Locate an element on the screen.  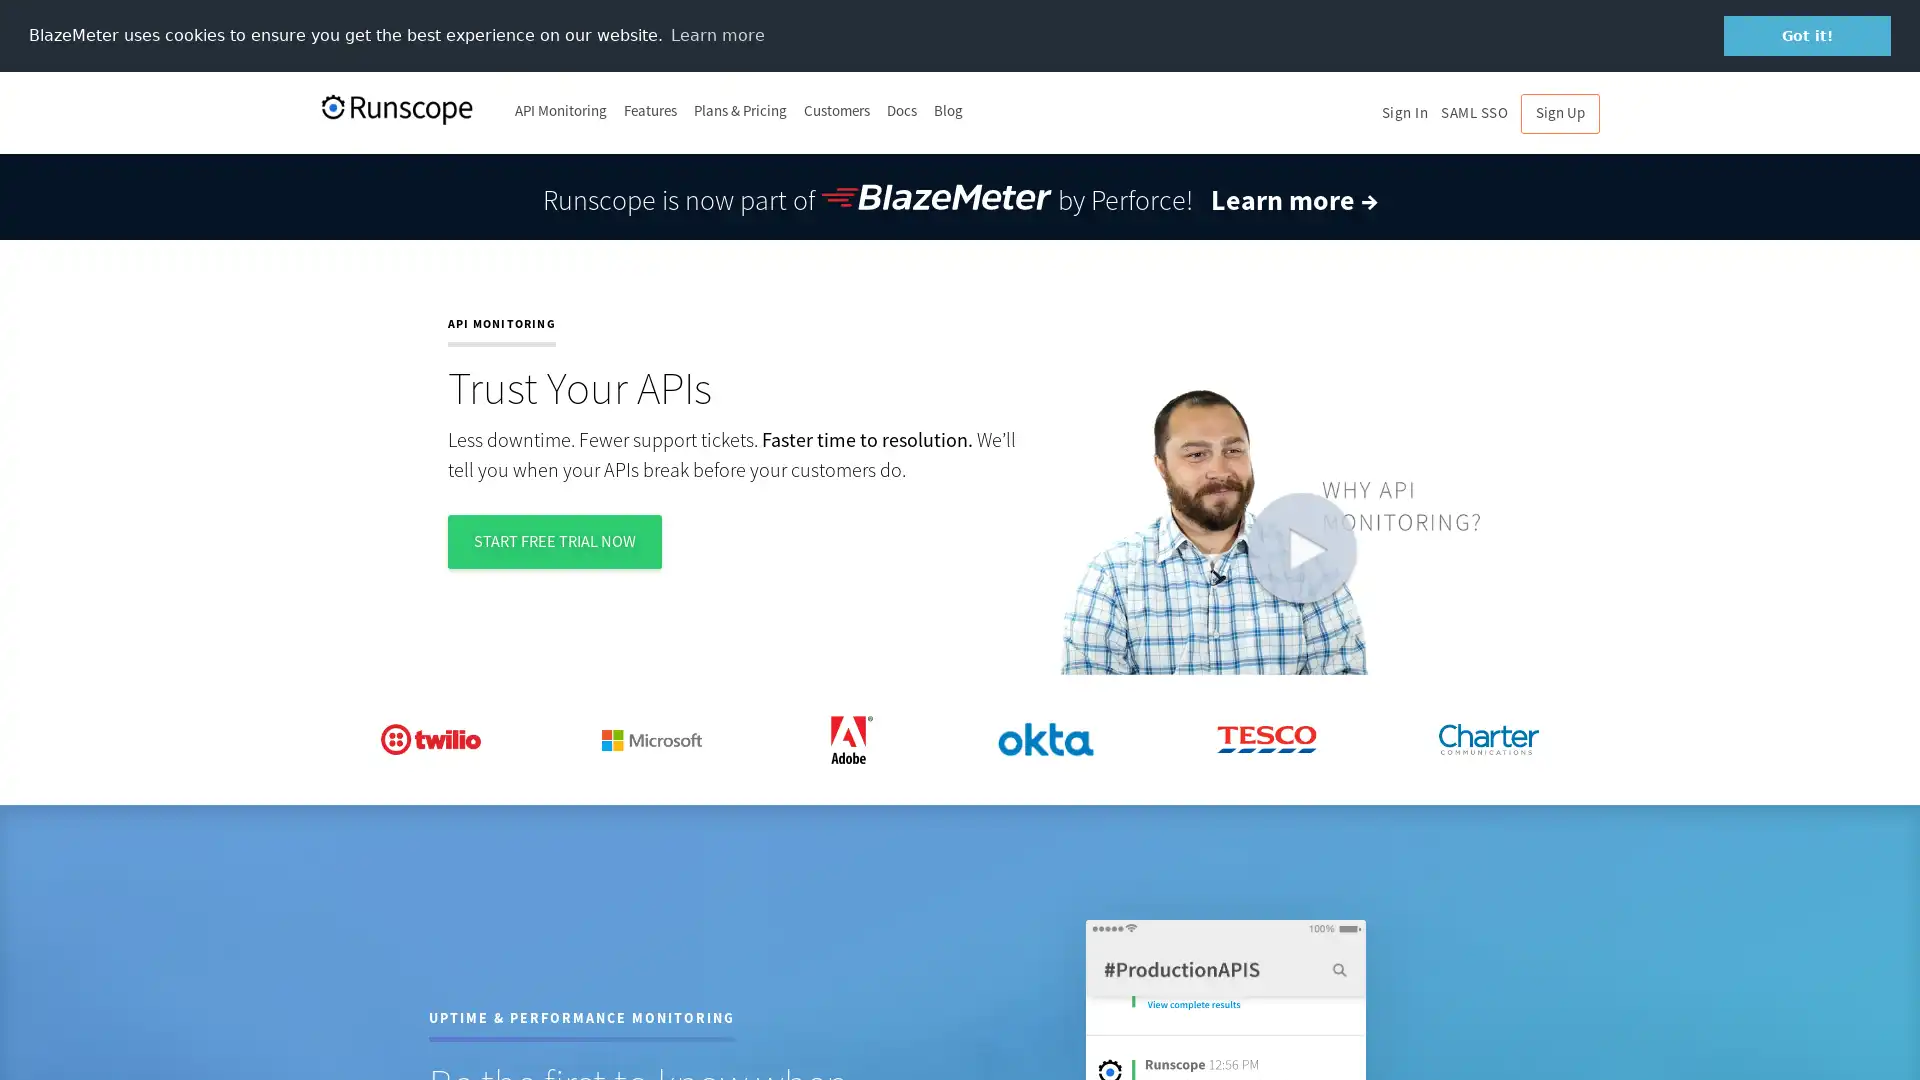
learn more about cookies is located at coordinates (717, 34).